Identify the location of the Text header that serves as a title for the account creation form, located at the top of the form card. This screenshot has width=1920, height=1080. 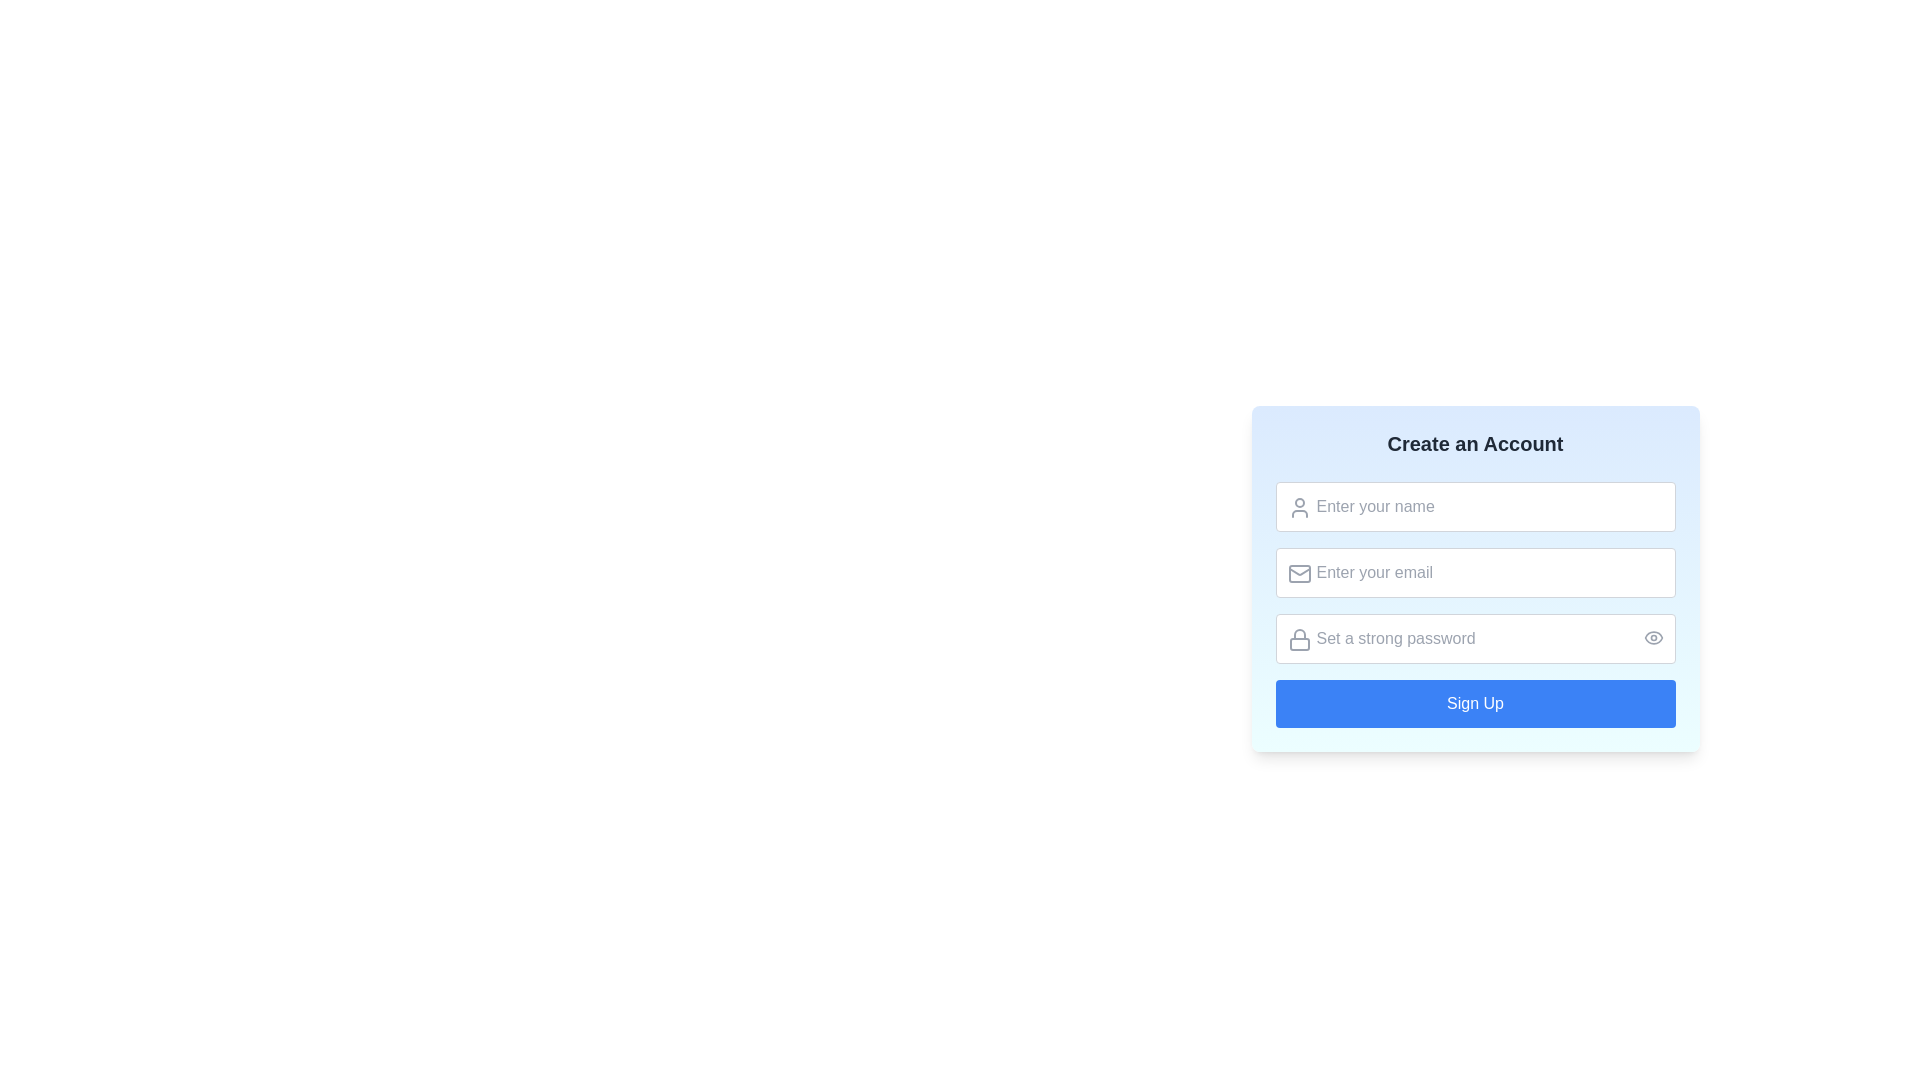
(1475, 442).